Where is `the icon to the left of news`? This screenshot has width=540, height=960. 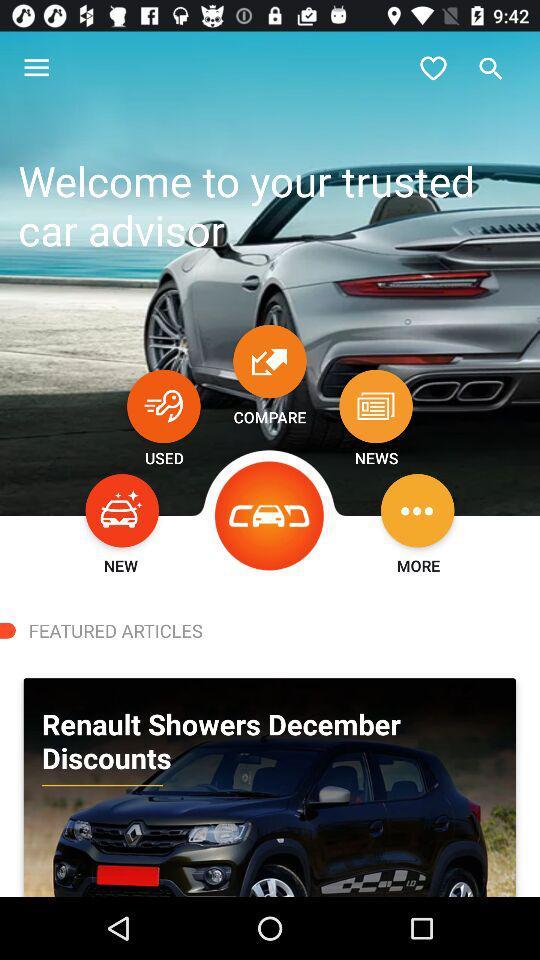 the icon to the left of news is located at coordinates (270, 515).